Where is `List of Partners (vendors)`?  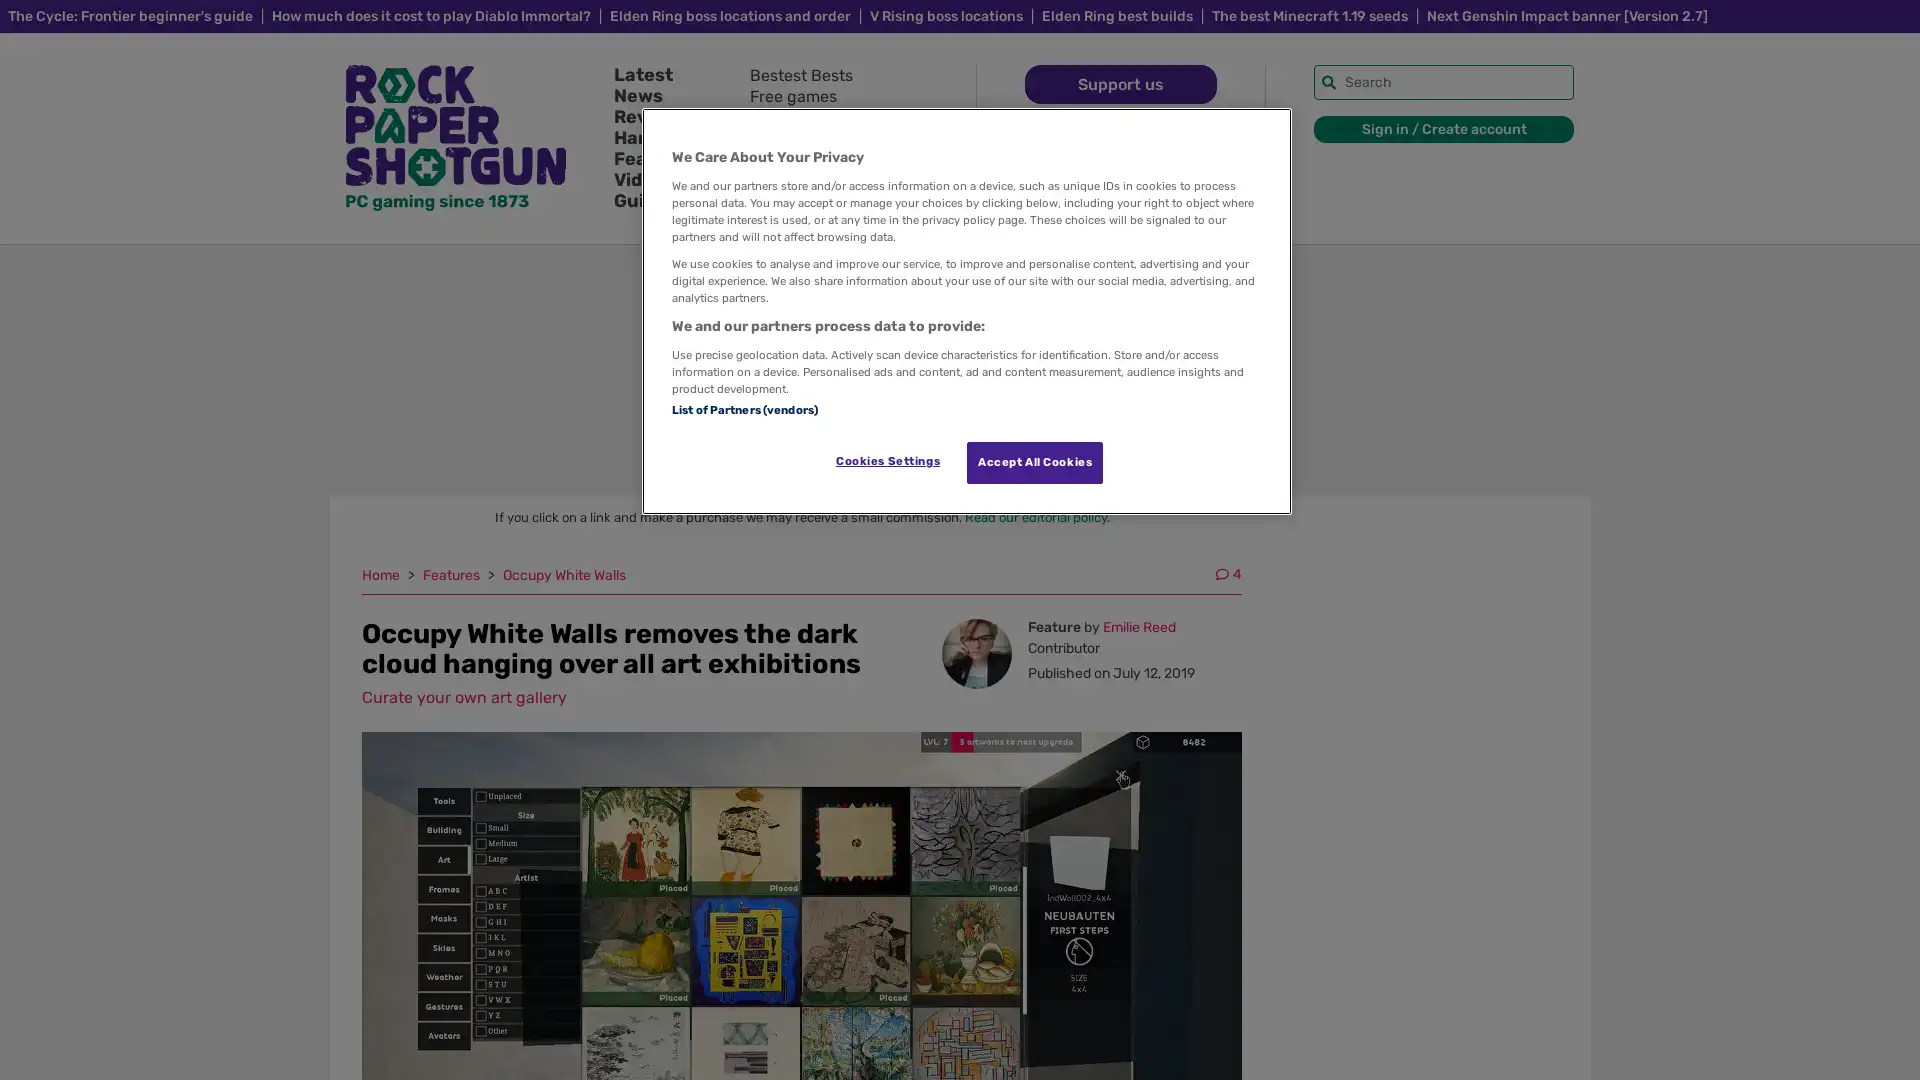 List of Partners (vendors) is located at coordinates (743, 407).